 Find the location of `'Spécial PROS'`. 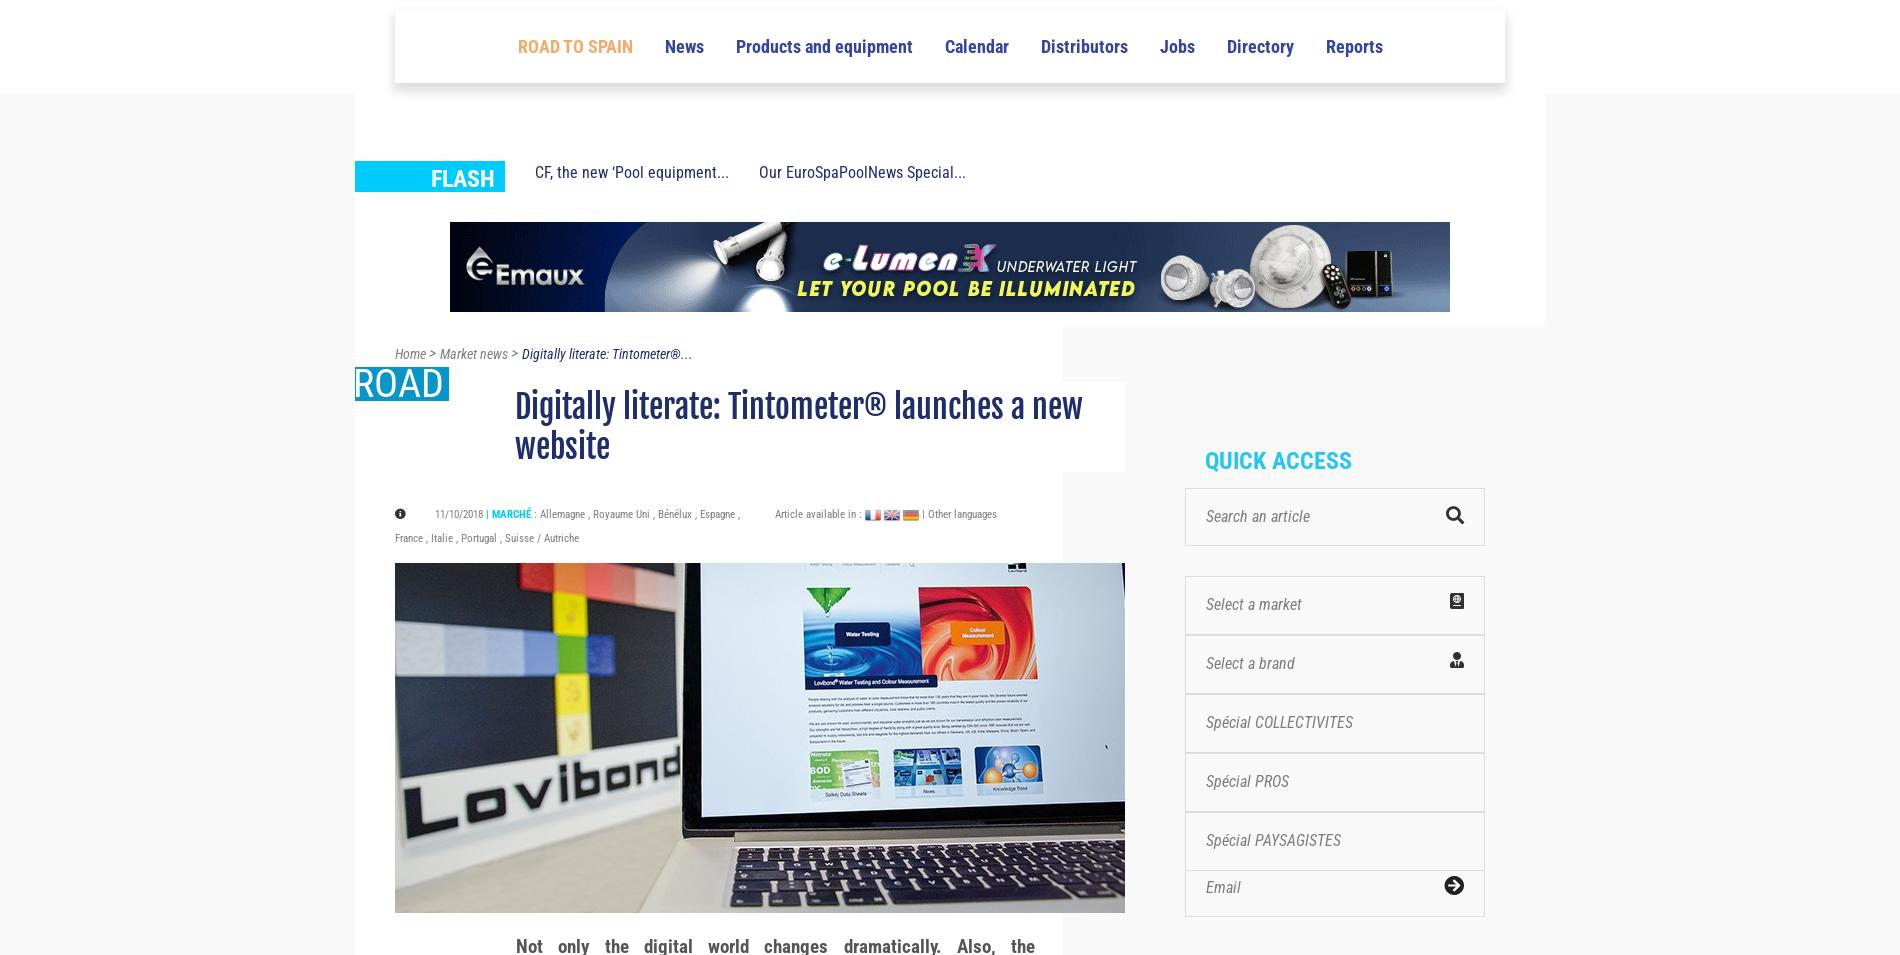

'Spécial PROS' is located at coordinates (1246, 817).